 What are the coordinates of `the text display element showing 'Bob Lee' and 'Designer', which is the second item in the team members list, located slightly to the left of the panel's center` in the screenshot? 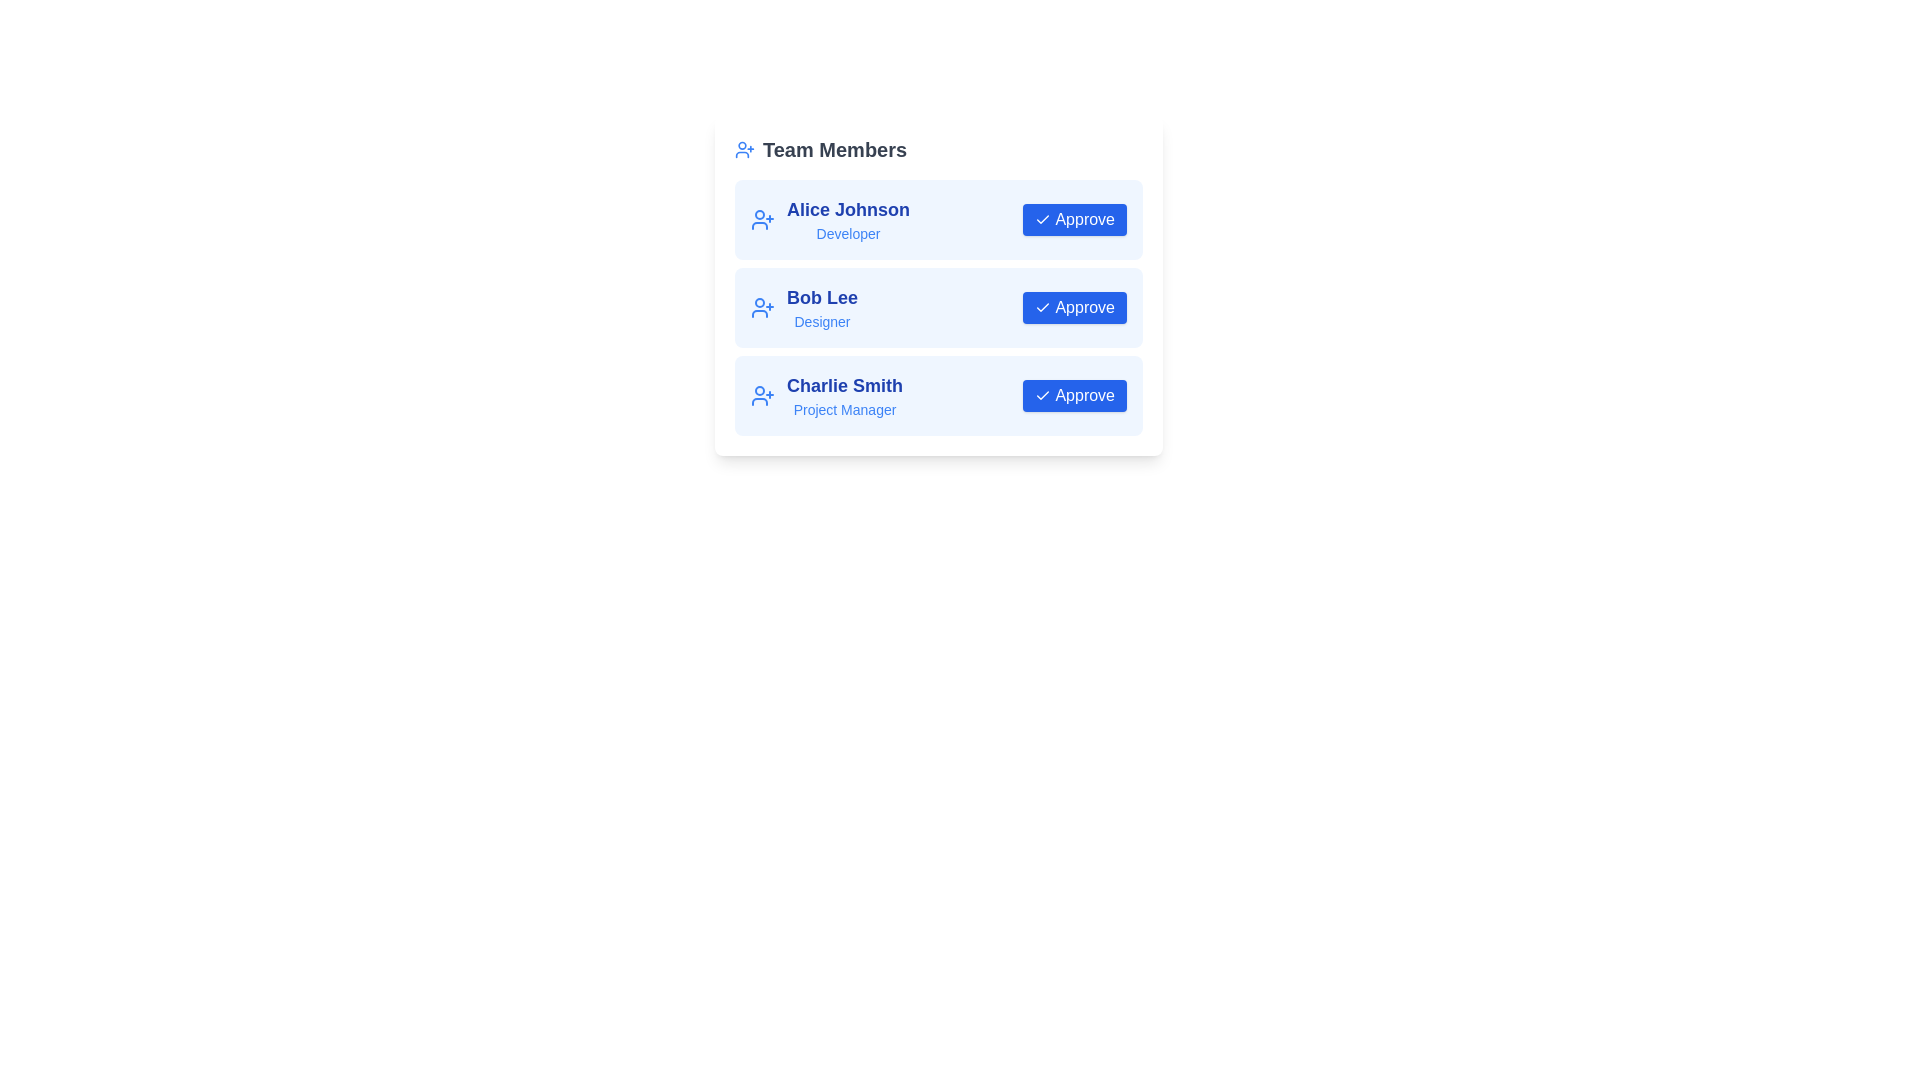 It's located at (822, 308).